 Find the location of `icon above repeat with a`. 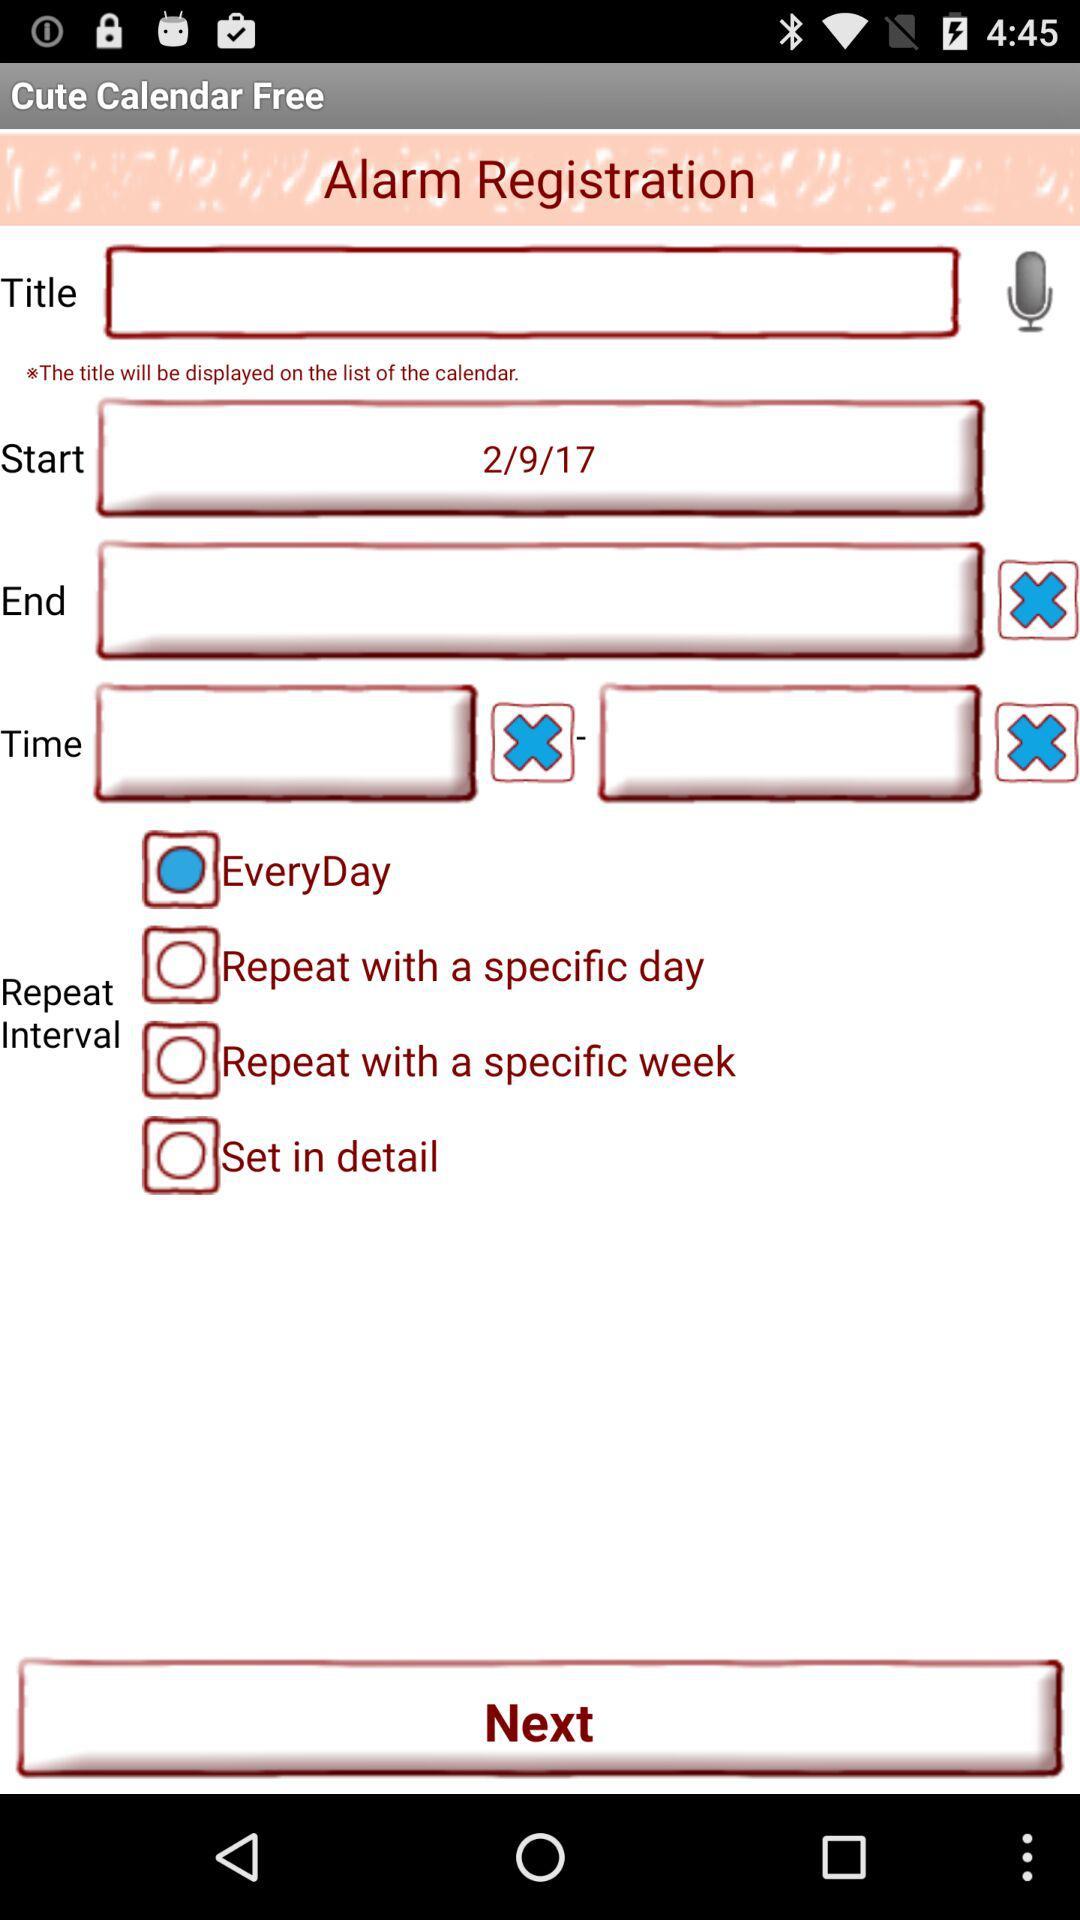

icon above repeat with a is located at coordinates (265, 869).